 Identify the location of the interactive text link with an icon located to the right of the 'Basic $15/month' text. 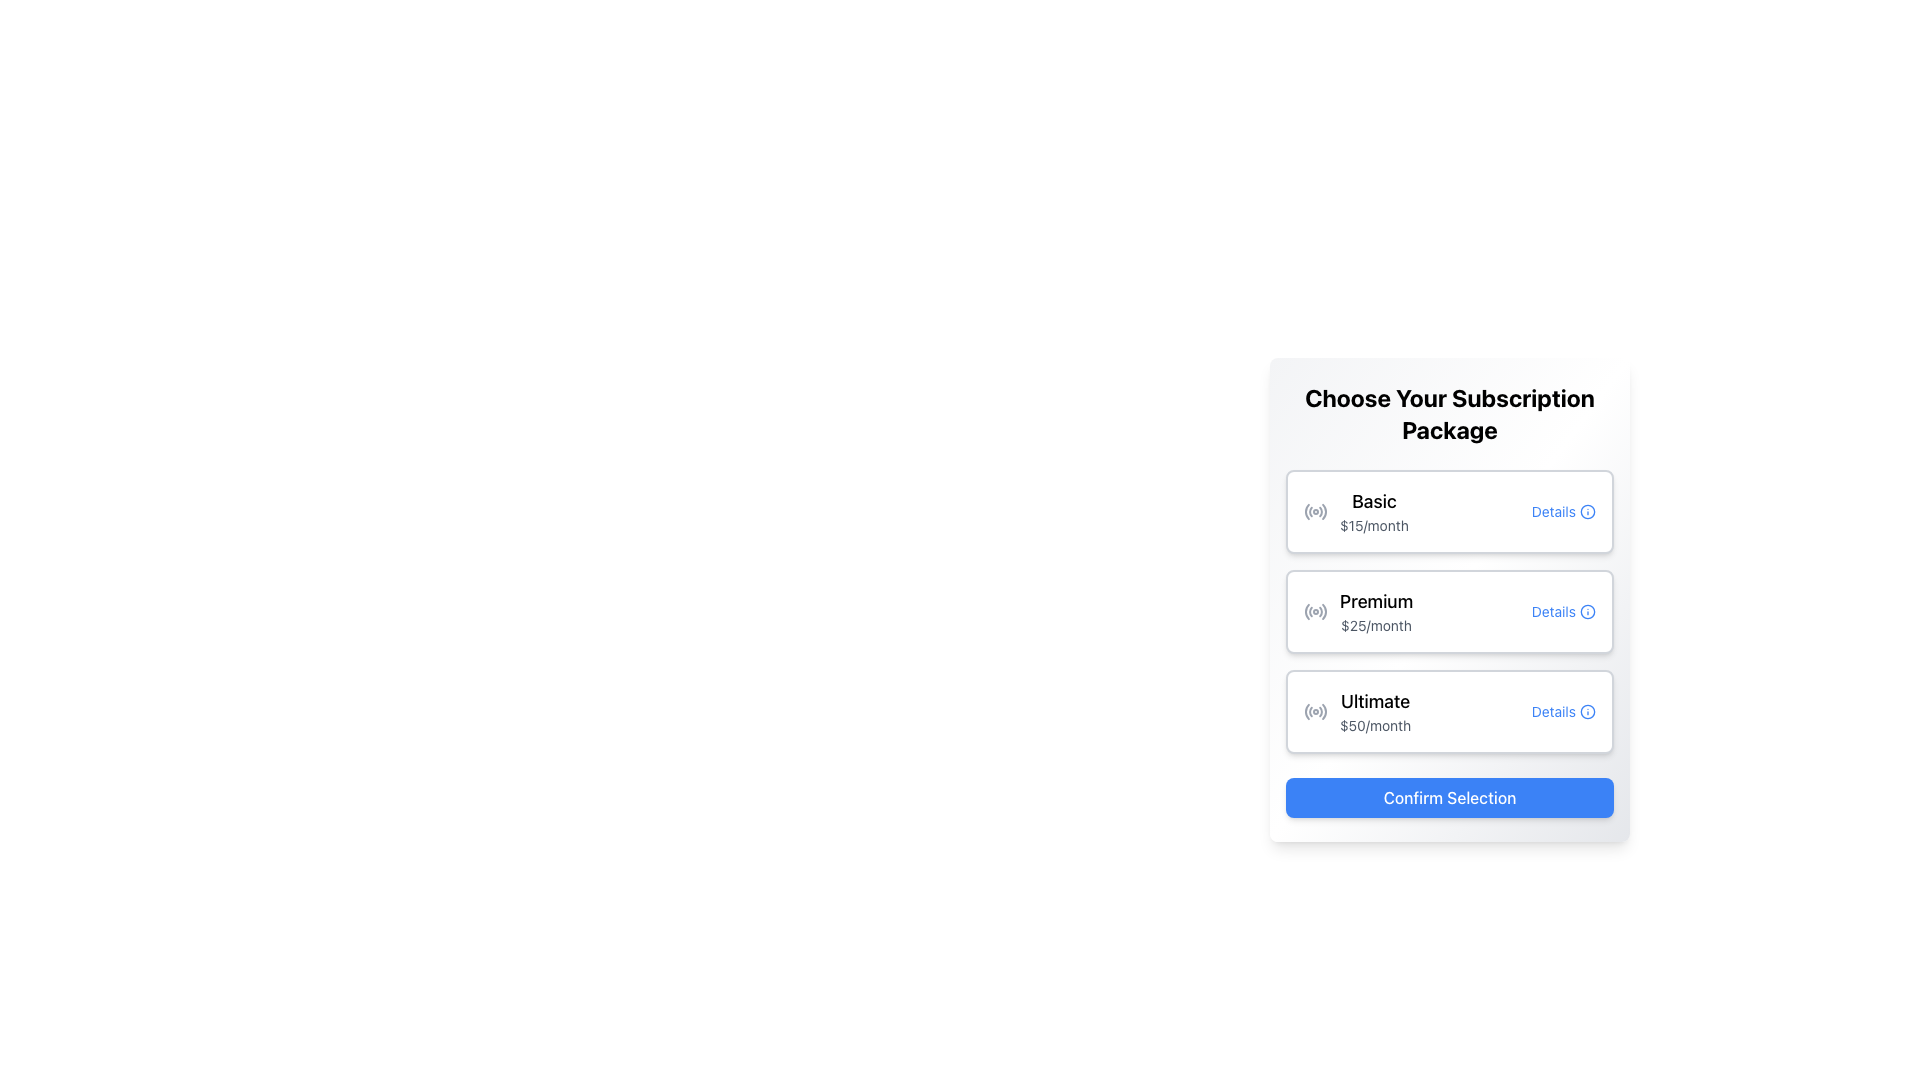
(1562, 511).